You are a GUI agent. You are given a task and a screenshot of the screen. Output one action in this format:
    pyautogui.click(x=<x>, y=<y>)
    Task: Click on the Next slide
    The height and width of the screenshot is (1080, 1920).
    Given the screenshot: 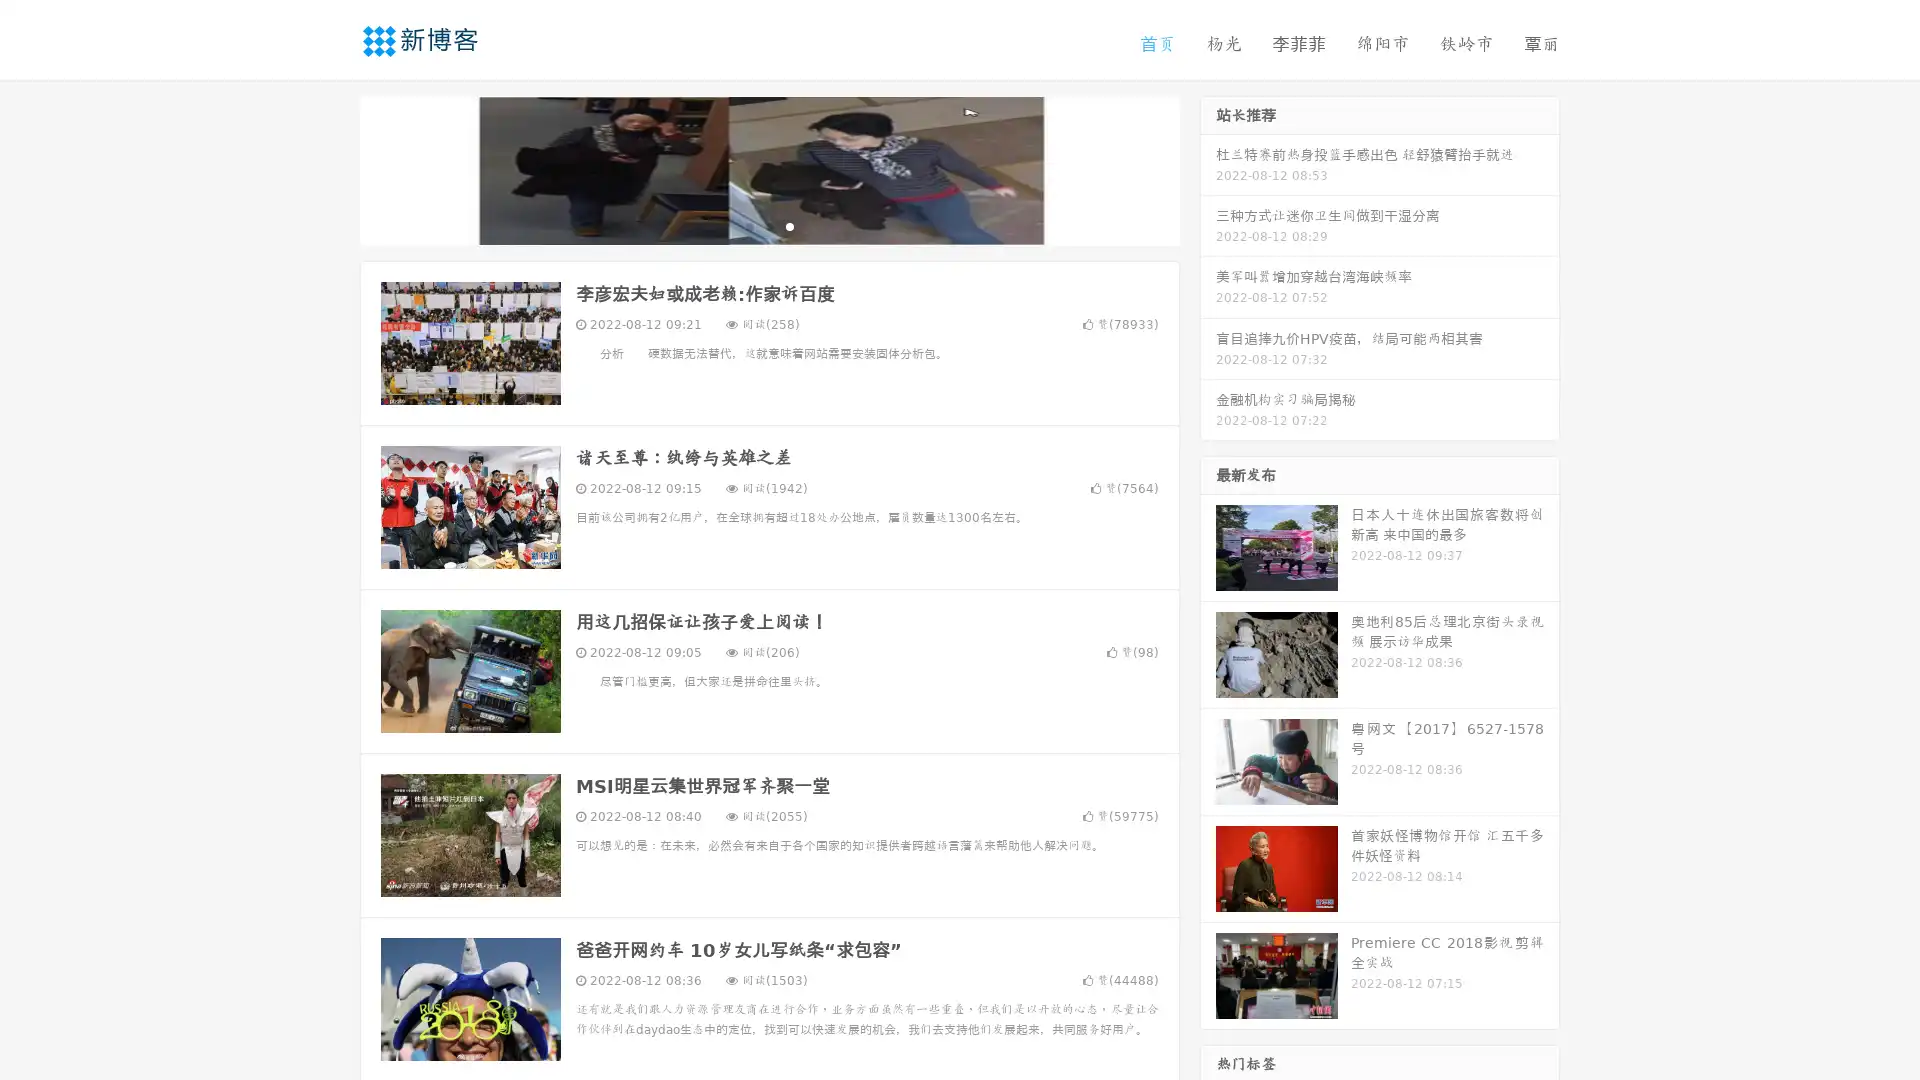 What is the action you would take?
    pyautogui.click(x=1208, y=168)
    